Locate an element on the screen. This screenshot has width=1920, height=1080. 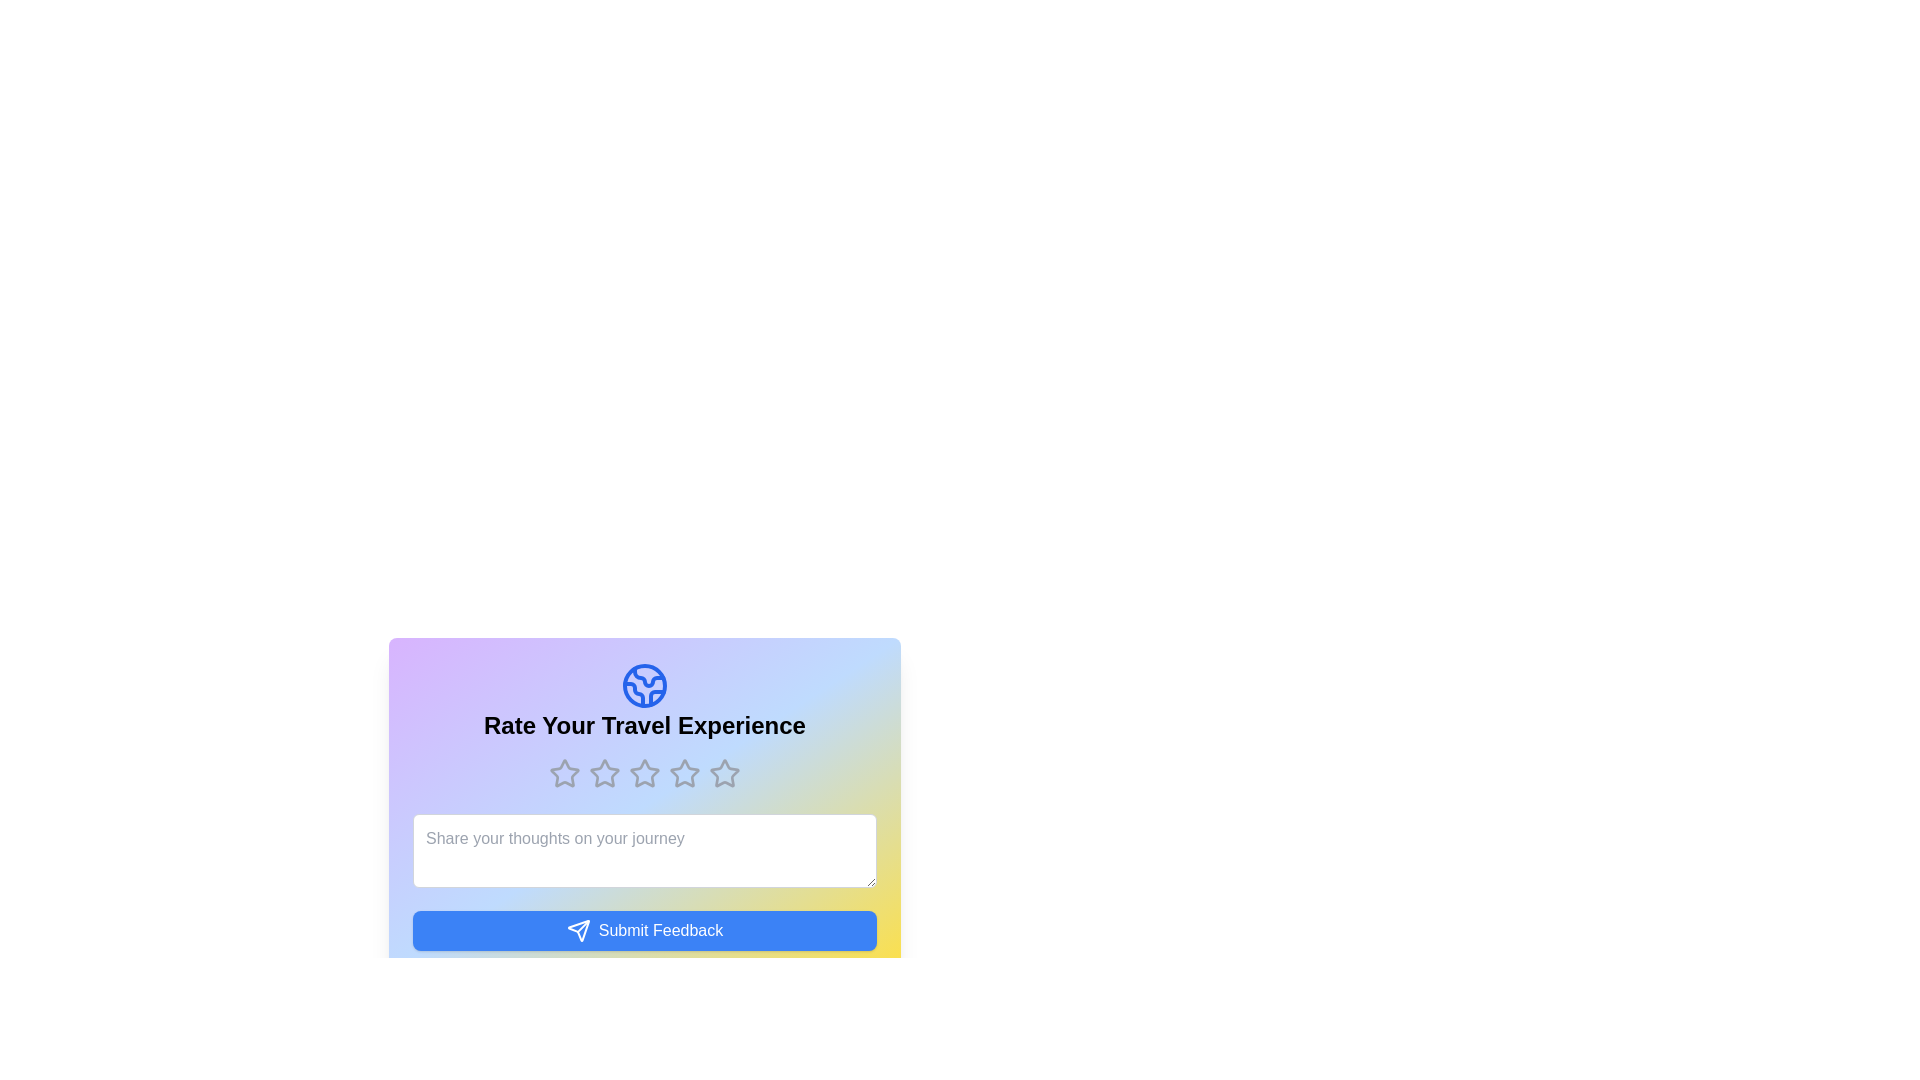
the 'Submit Feedback' button to submit the feedback is located at coordinates (644, 930).